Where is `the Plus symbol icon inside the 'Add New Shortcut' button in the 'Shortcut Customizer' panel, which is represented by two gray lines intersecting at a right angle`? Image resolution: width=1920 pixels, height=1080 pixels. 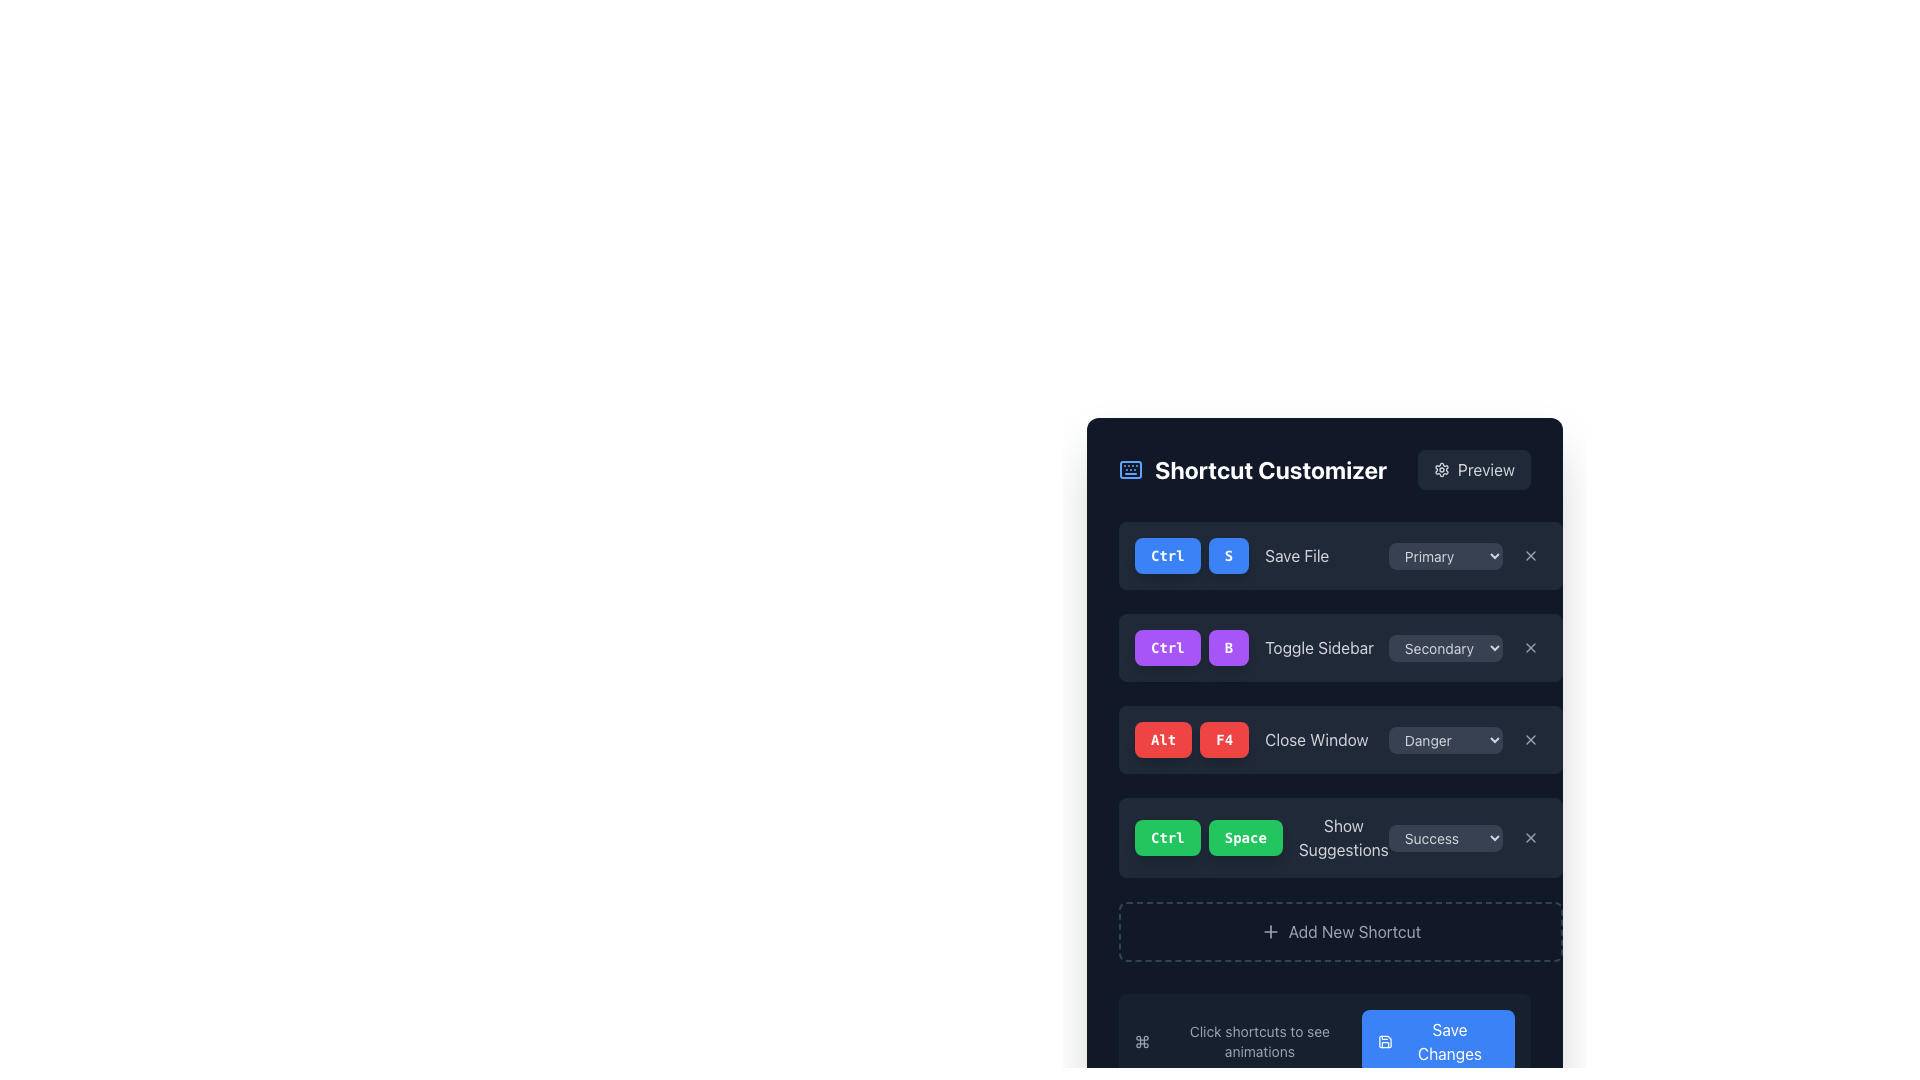 the Plus symbol icon inside the 'Add New Shortcut' button in the 'Shortcut Customizer' panel, which is represented by two gray lines intersecting at a right angle is located at coordinates (1269, 932).